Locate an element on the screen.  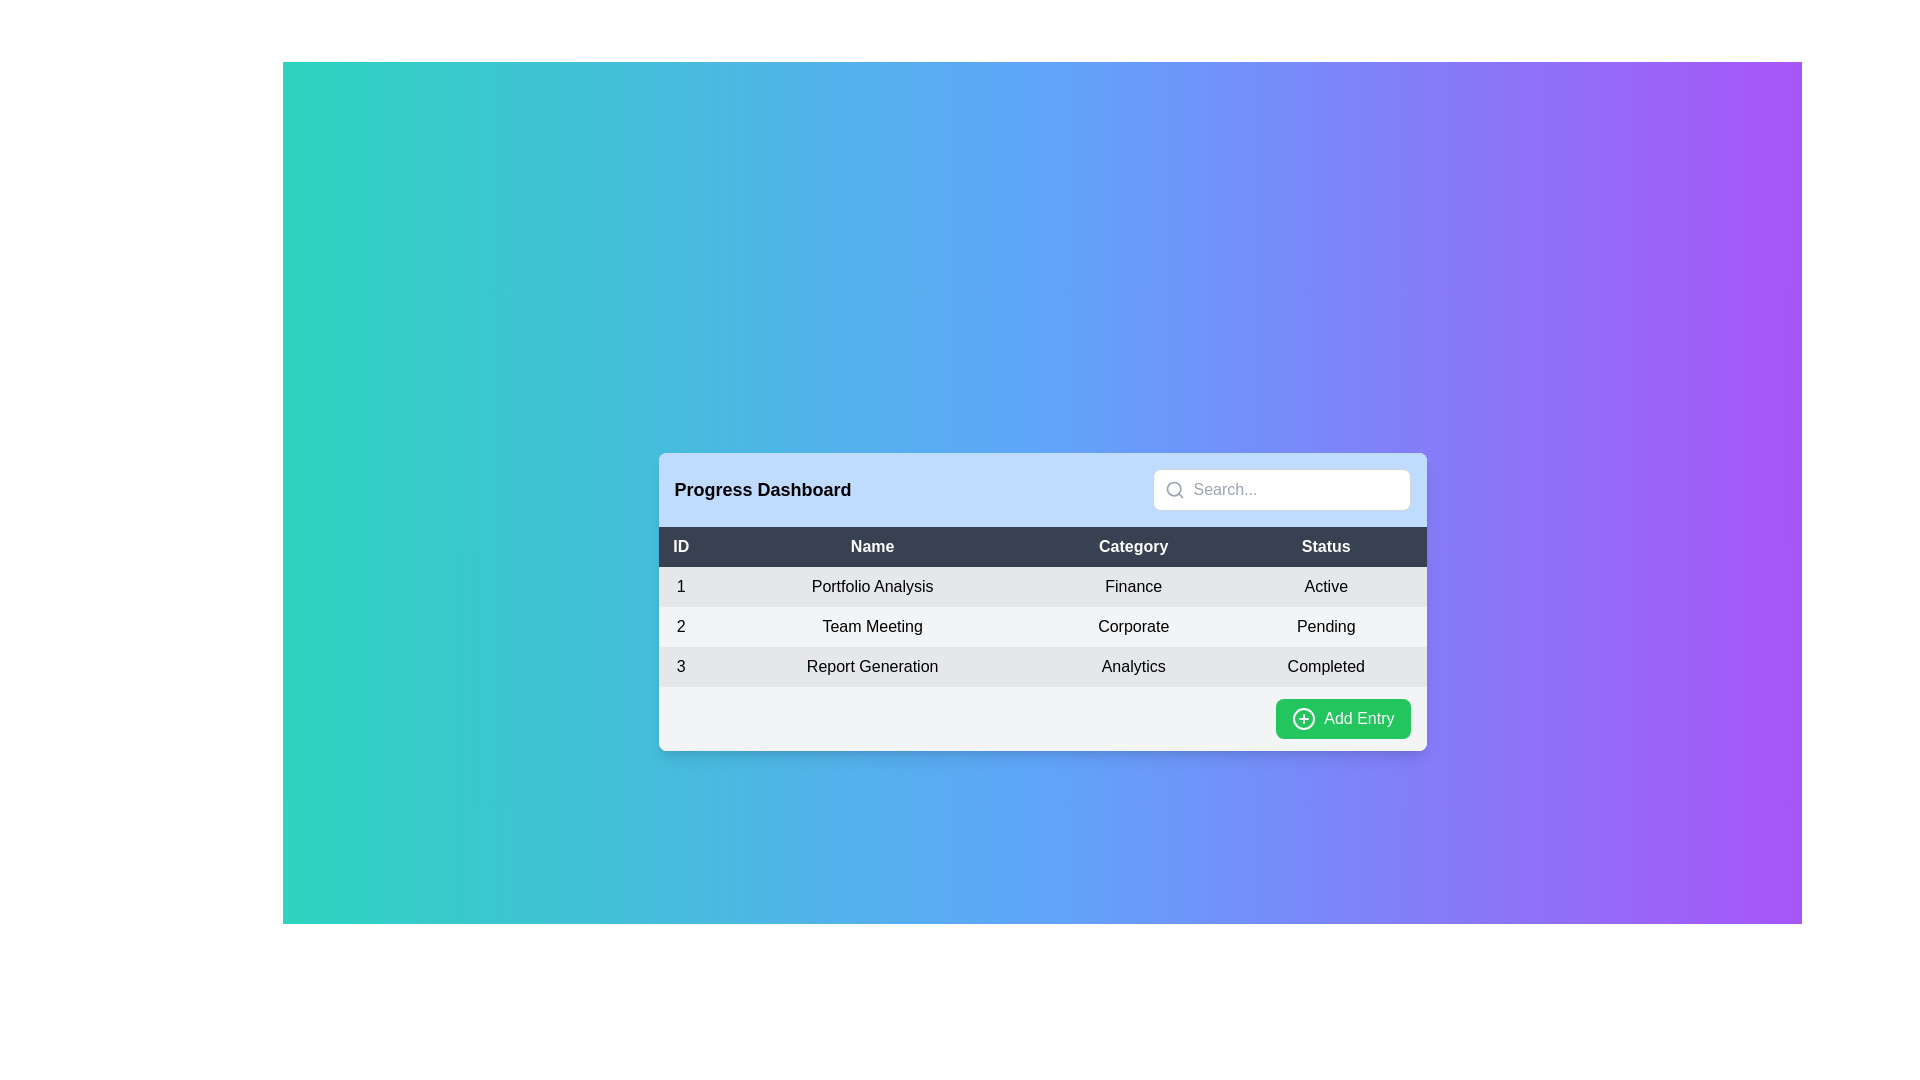
the 'Name' text label in the first row of the table, which is positioned between the 'ID' value '1' and the 'Category' value 'Finance' is located at coordinates (872, 585).